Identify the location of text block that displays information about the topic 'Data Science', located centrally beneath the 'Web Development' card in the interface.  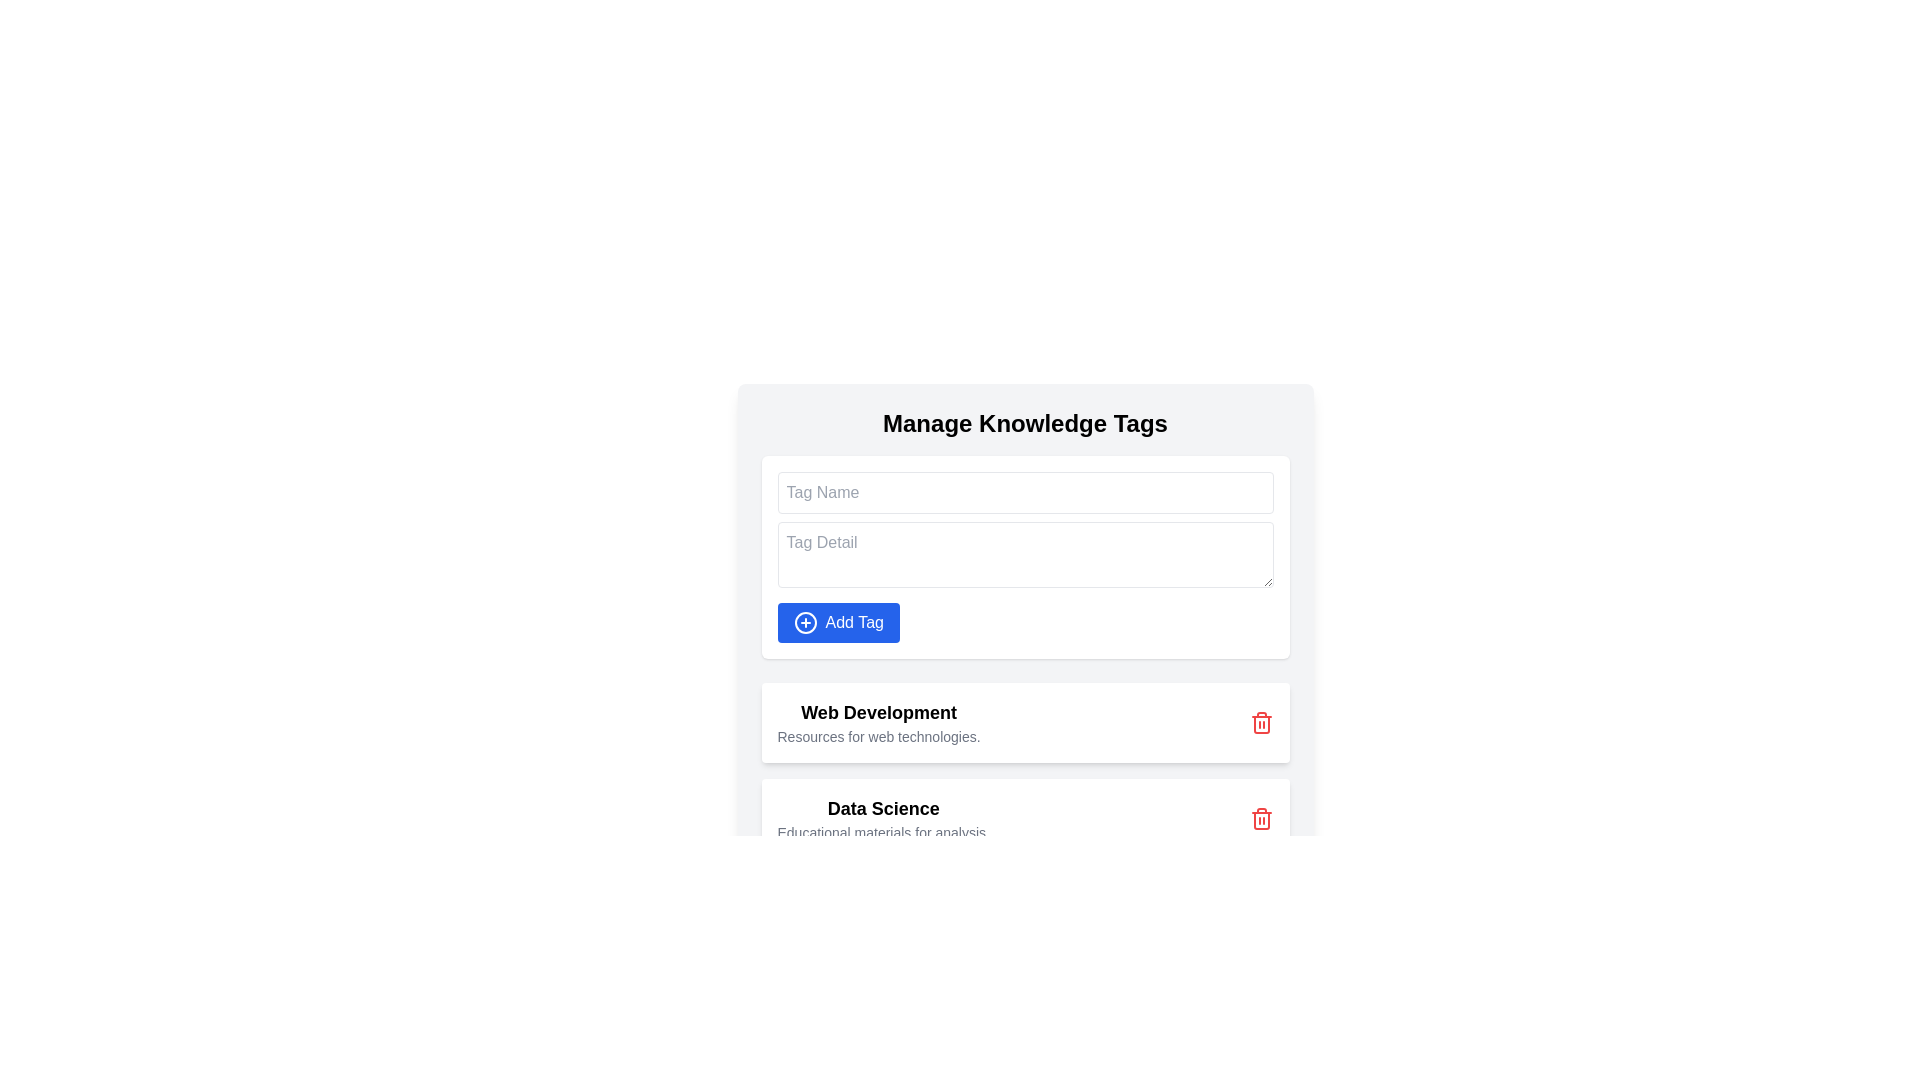
(882, 818).